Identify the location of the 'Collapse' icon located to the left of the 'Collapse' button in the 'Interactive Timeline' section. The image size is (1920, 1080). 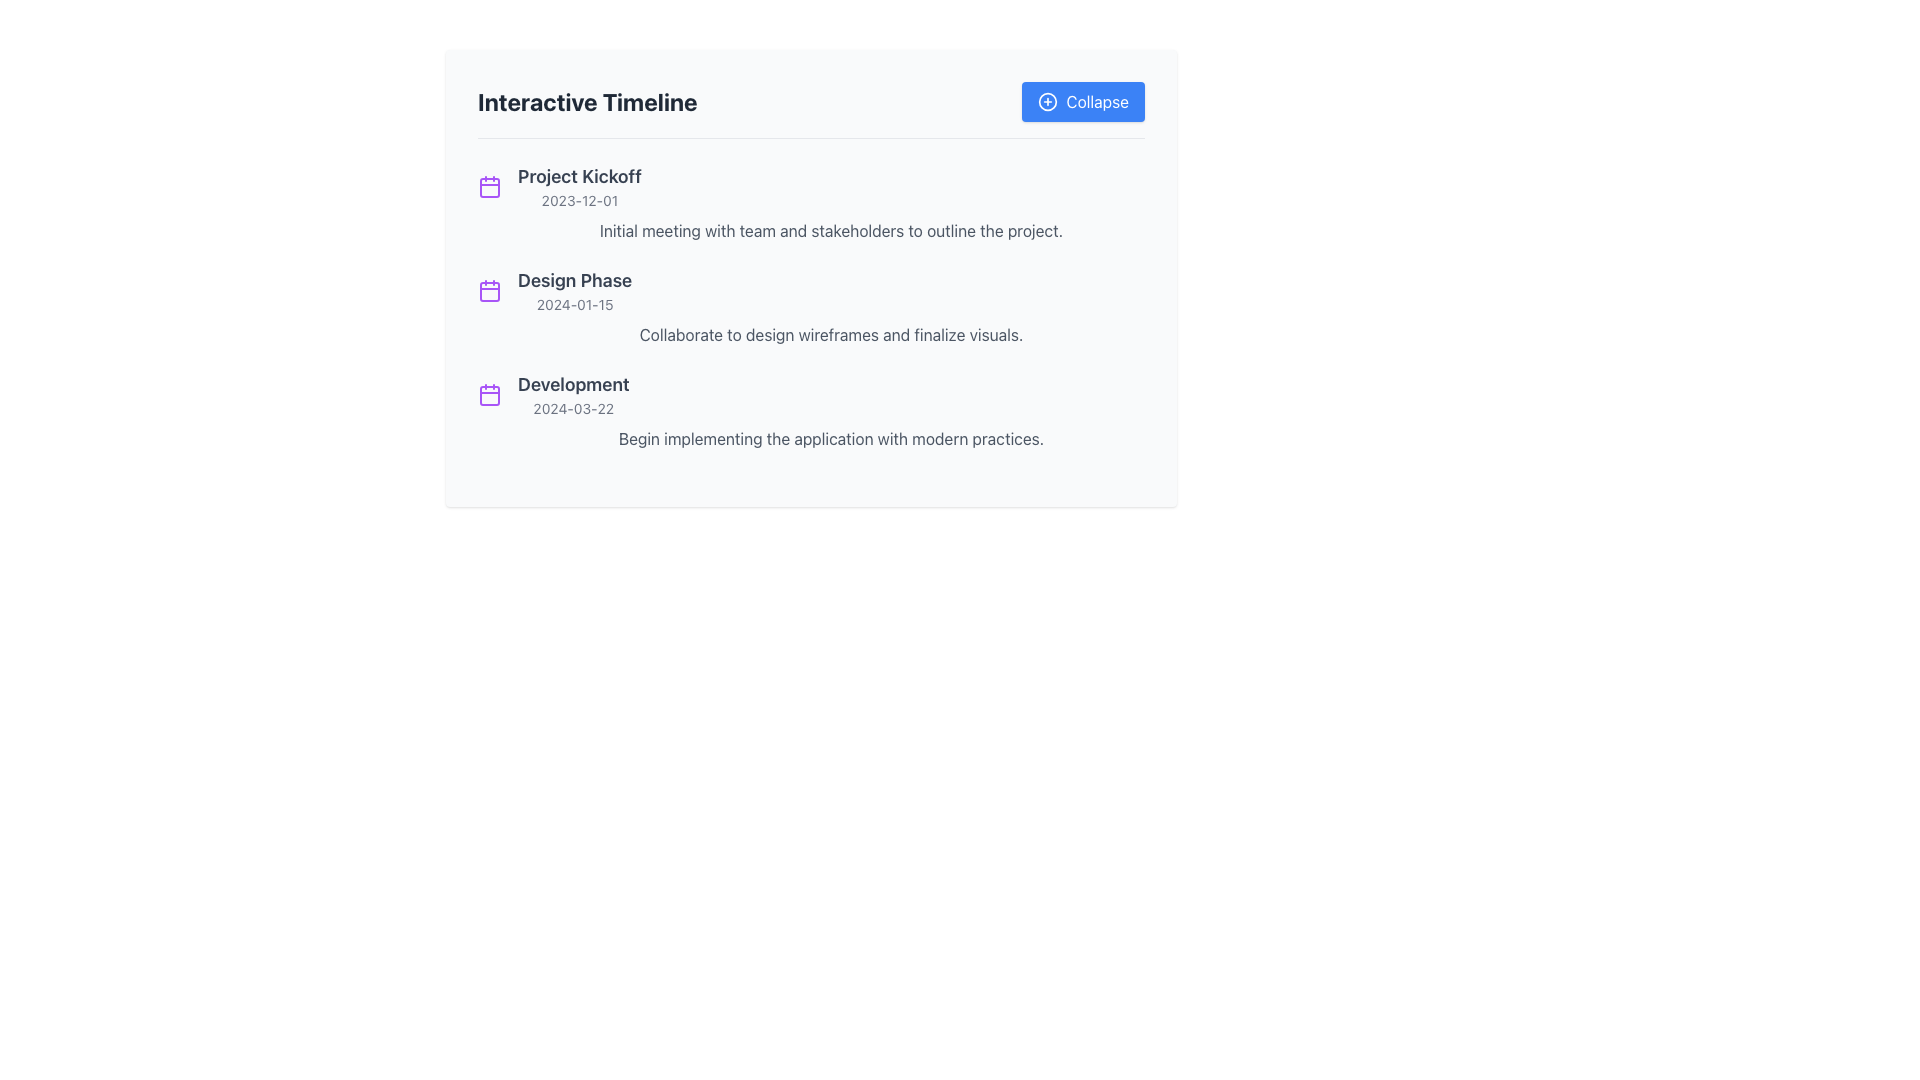
(1047, 101).